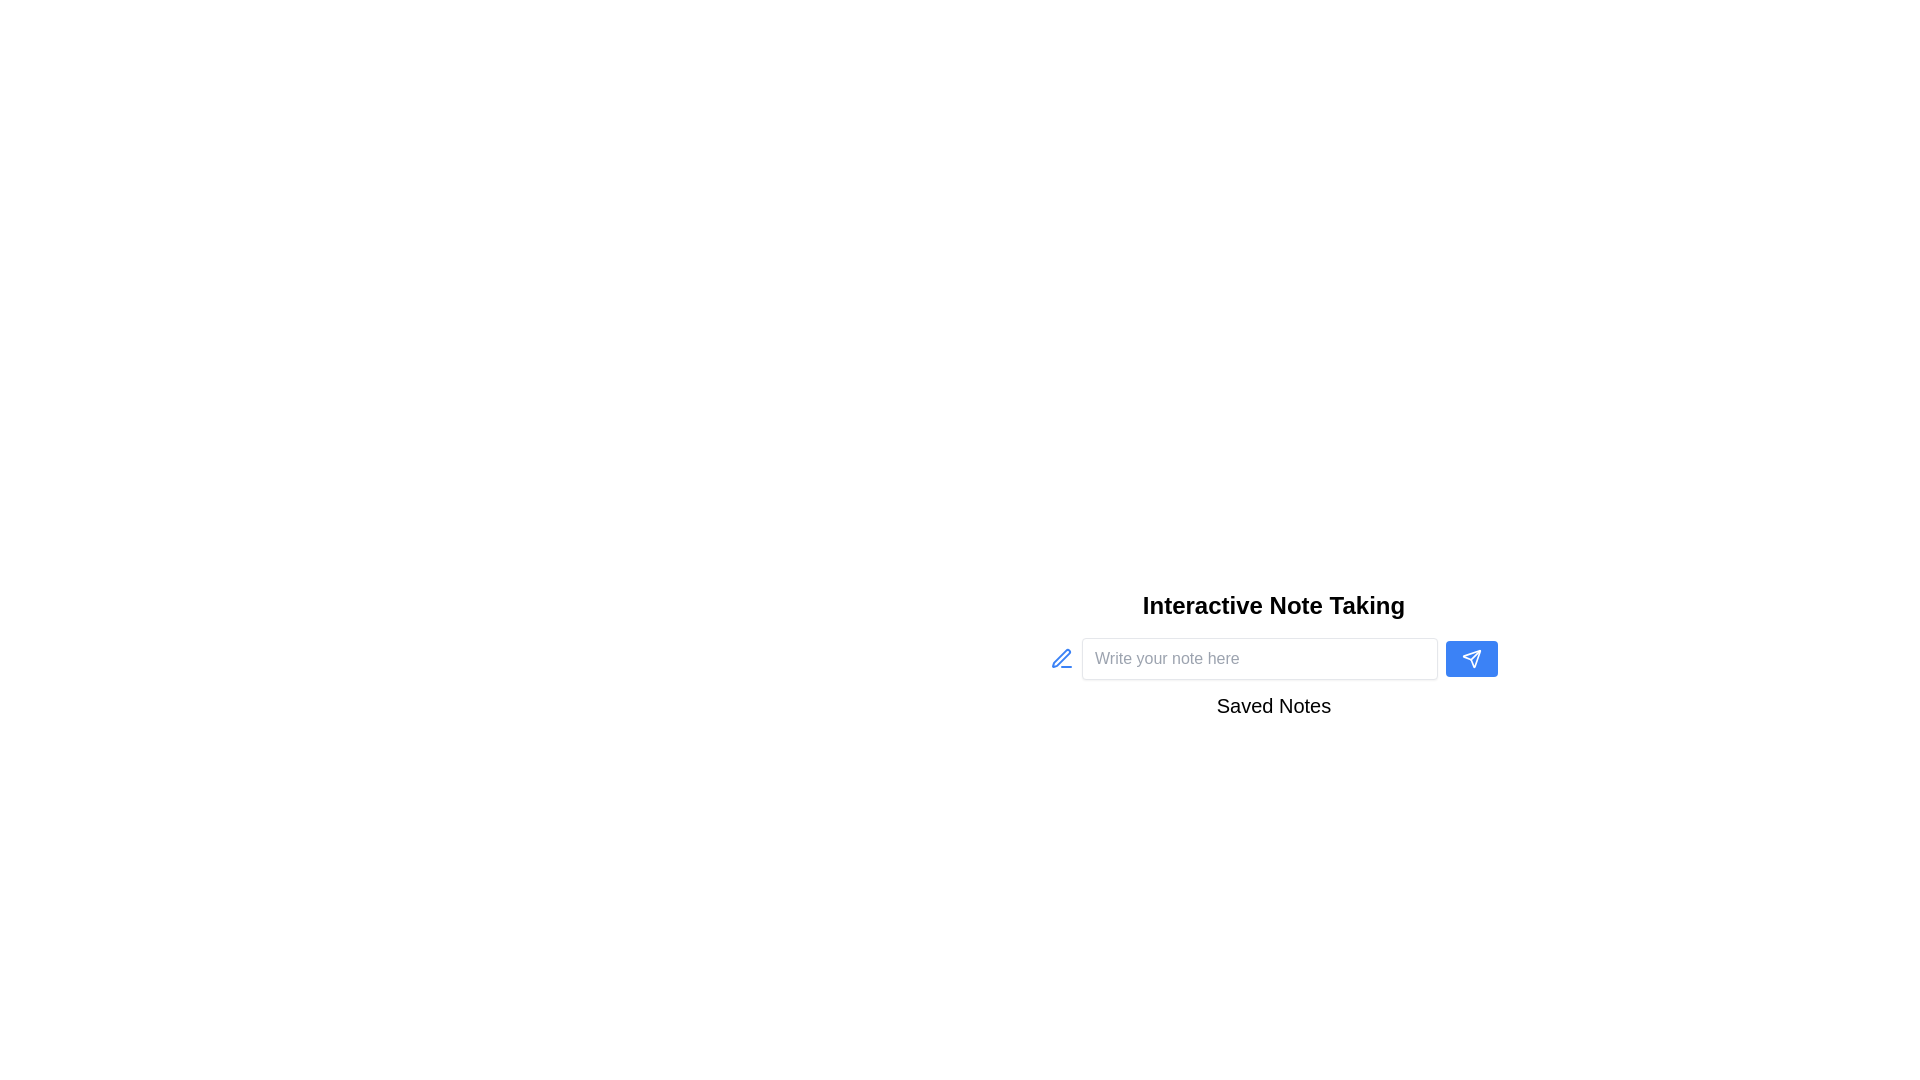  What do you see at coordinates (1472, 659) in the screenshot?
I see `the blue button with a white send icon resembling a paper airplane` at bounding box center [1472, 659].